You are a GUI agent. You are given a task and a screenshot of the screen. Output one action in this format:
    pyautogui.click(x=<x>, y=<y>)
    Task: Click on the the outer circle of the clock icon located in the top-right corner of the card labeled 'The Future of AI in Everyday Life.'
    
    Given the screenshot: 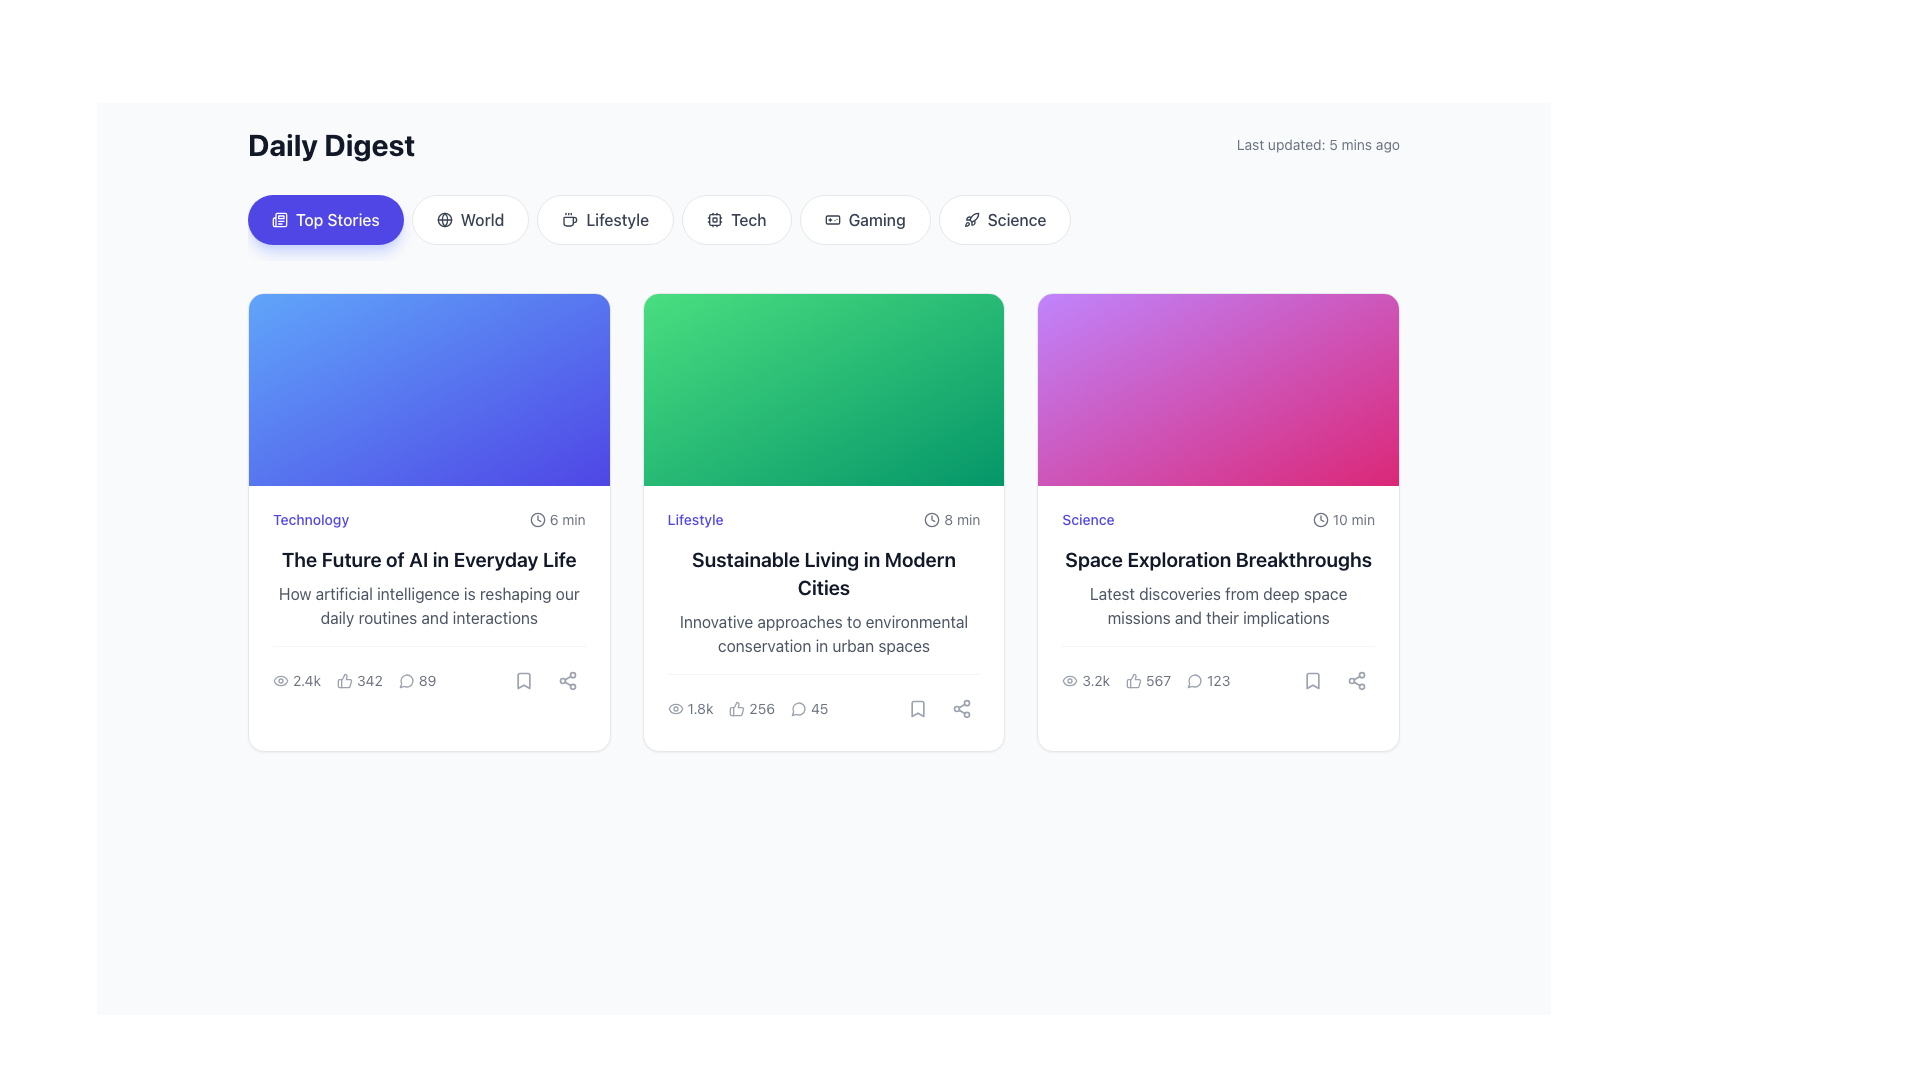 What is the action you would take?
    pyautogui.click(x=537, y=519)
    